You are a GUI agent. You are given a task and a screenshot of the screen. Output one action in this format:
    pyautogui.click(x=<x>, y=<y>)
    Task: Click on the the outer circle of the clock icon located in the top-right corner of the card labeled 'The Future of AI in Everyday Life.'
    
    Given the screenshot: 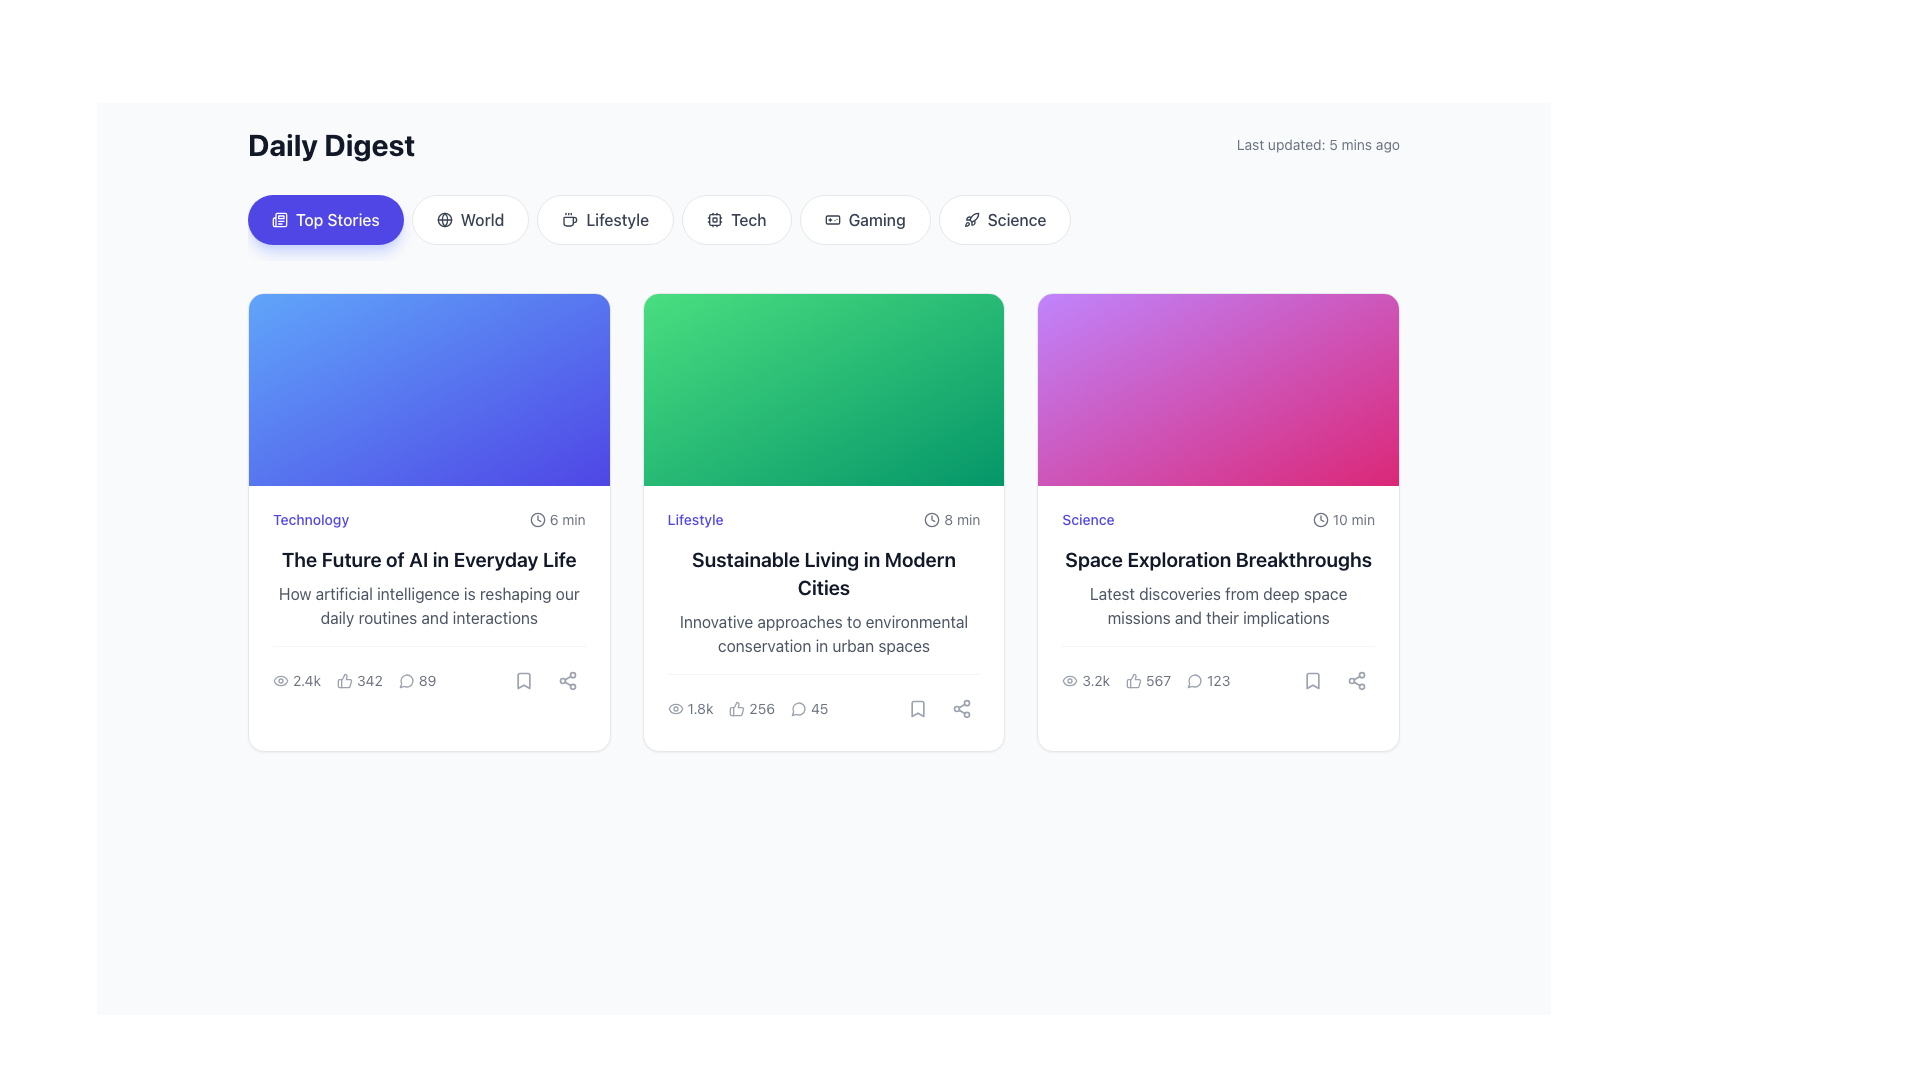 What is the action you would take?
    pyautogui.click(x=537, y=519)
    